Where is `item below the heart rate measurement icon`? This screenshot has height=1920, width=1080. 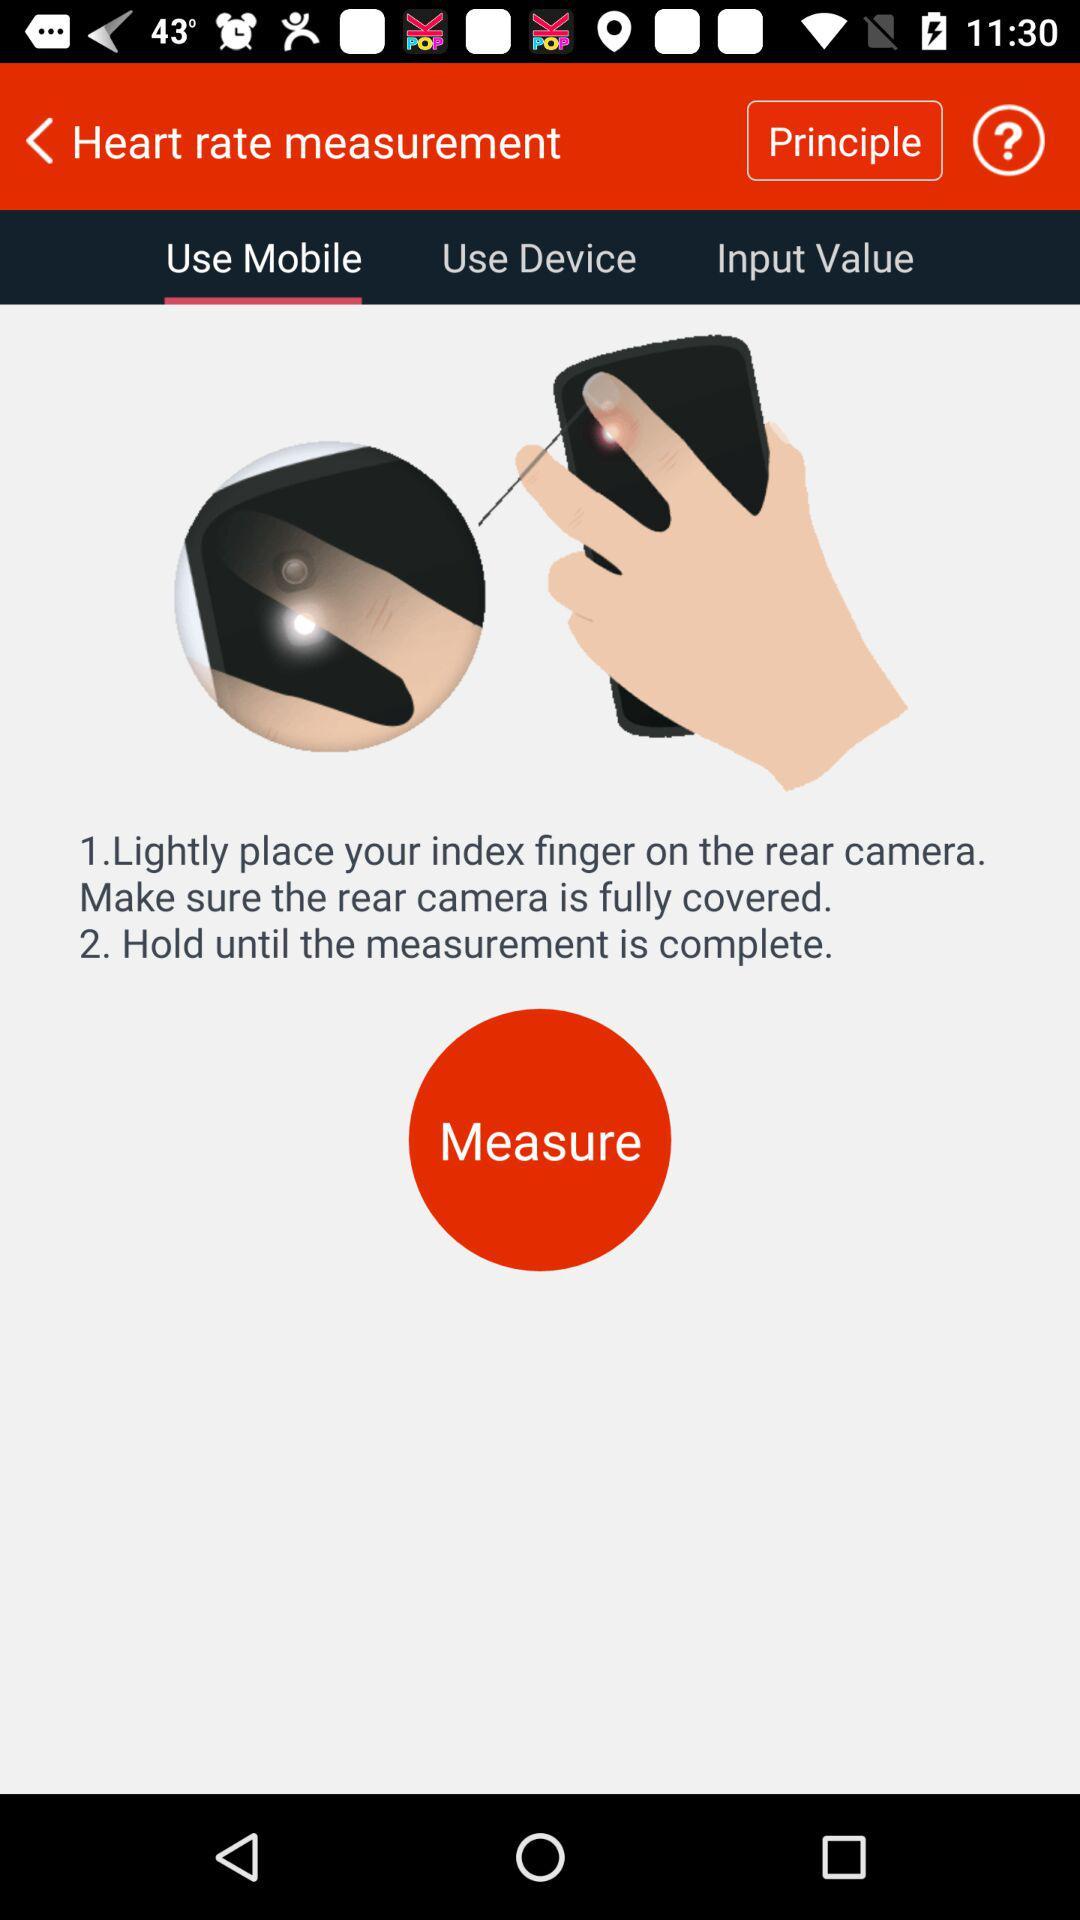 item below the heart rate measurement icon is located at coordinates (262, 256).